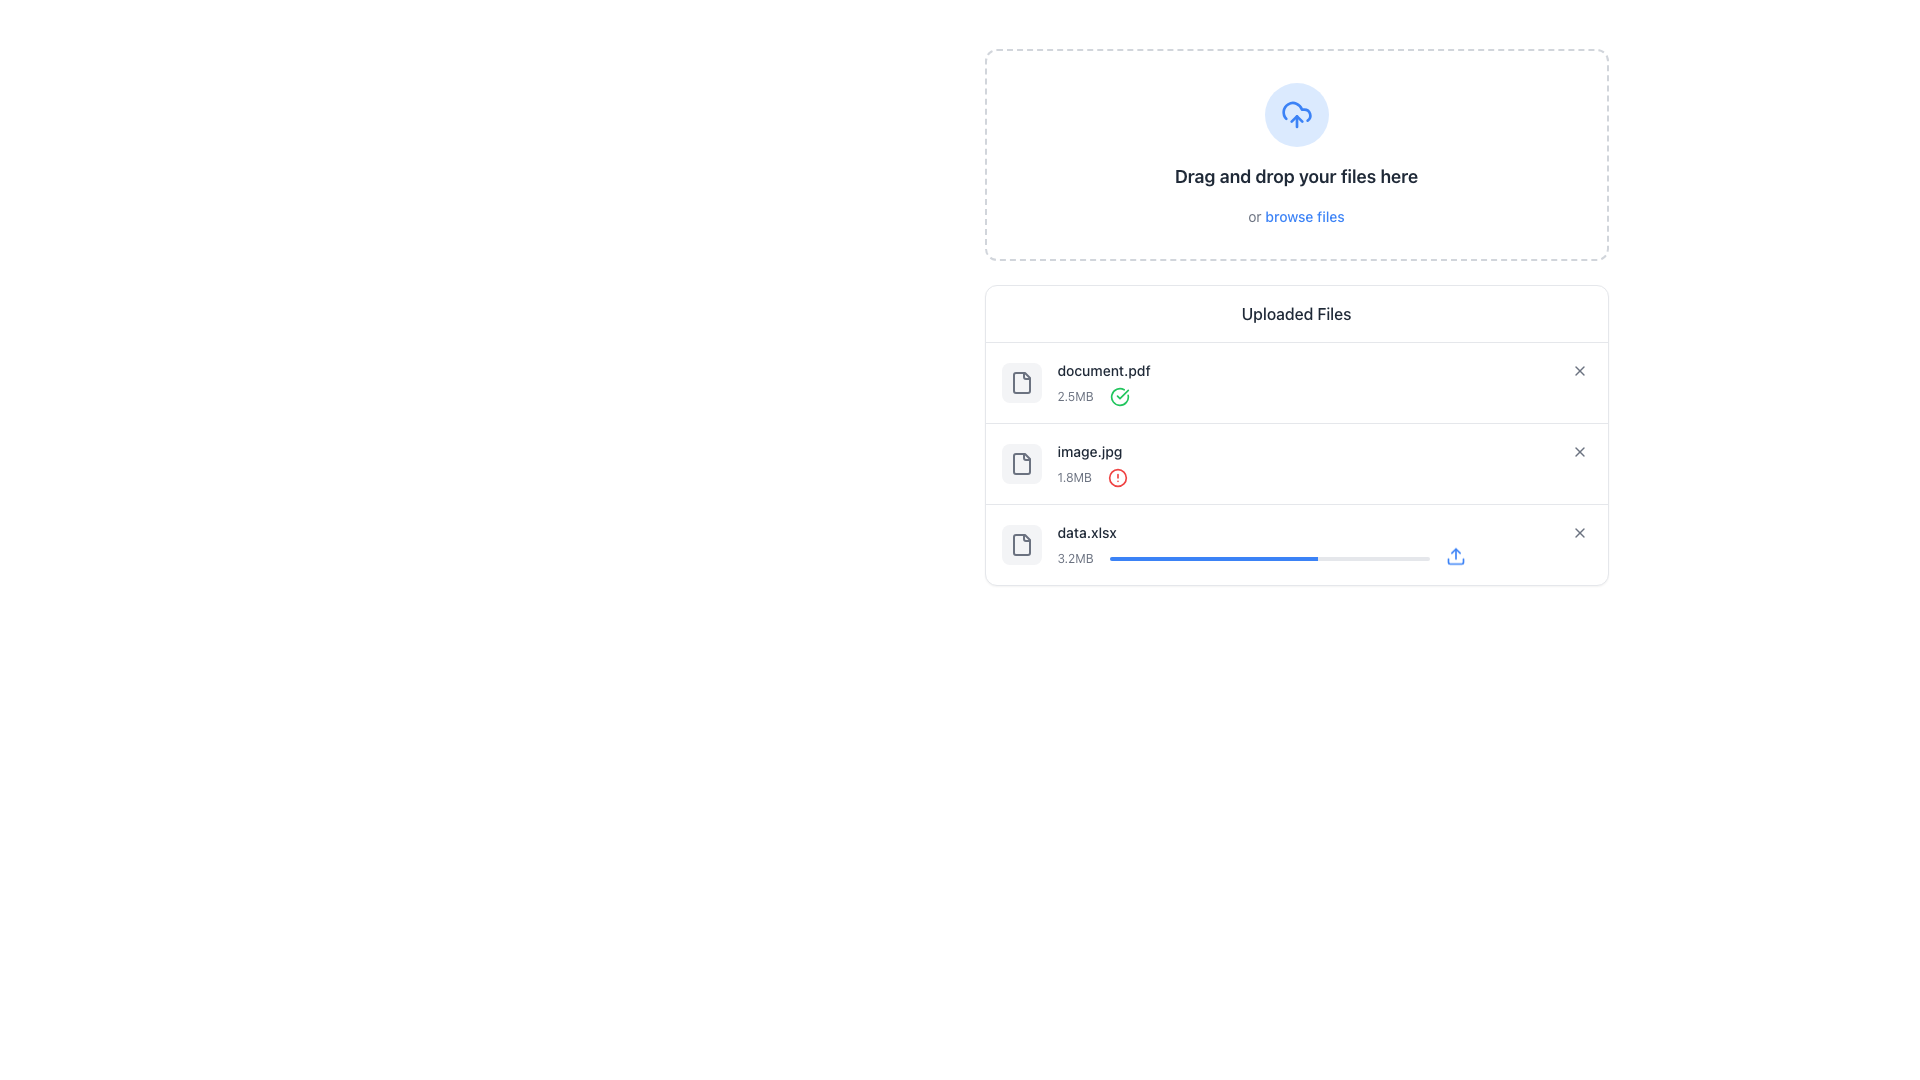 This screenshot has width=1920, height=1080. What do you see at coordinates (1296, 153) in the screenshot?
I see `the 'browse files' link within the File upload zone, which is characterized by its dashed borders and rounded corners, located at the top of the component hierarchy` at bounding box center [1296, 153].